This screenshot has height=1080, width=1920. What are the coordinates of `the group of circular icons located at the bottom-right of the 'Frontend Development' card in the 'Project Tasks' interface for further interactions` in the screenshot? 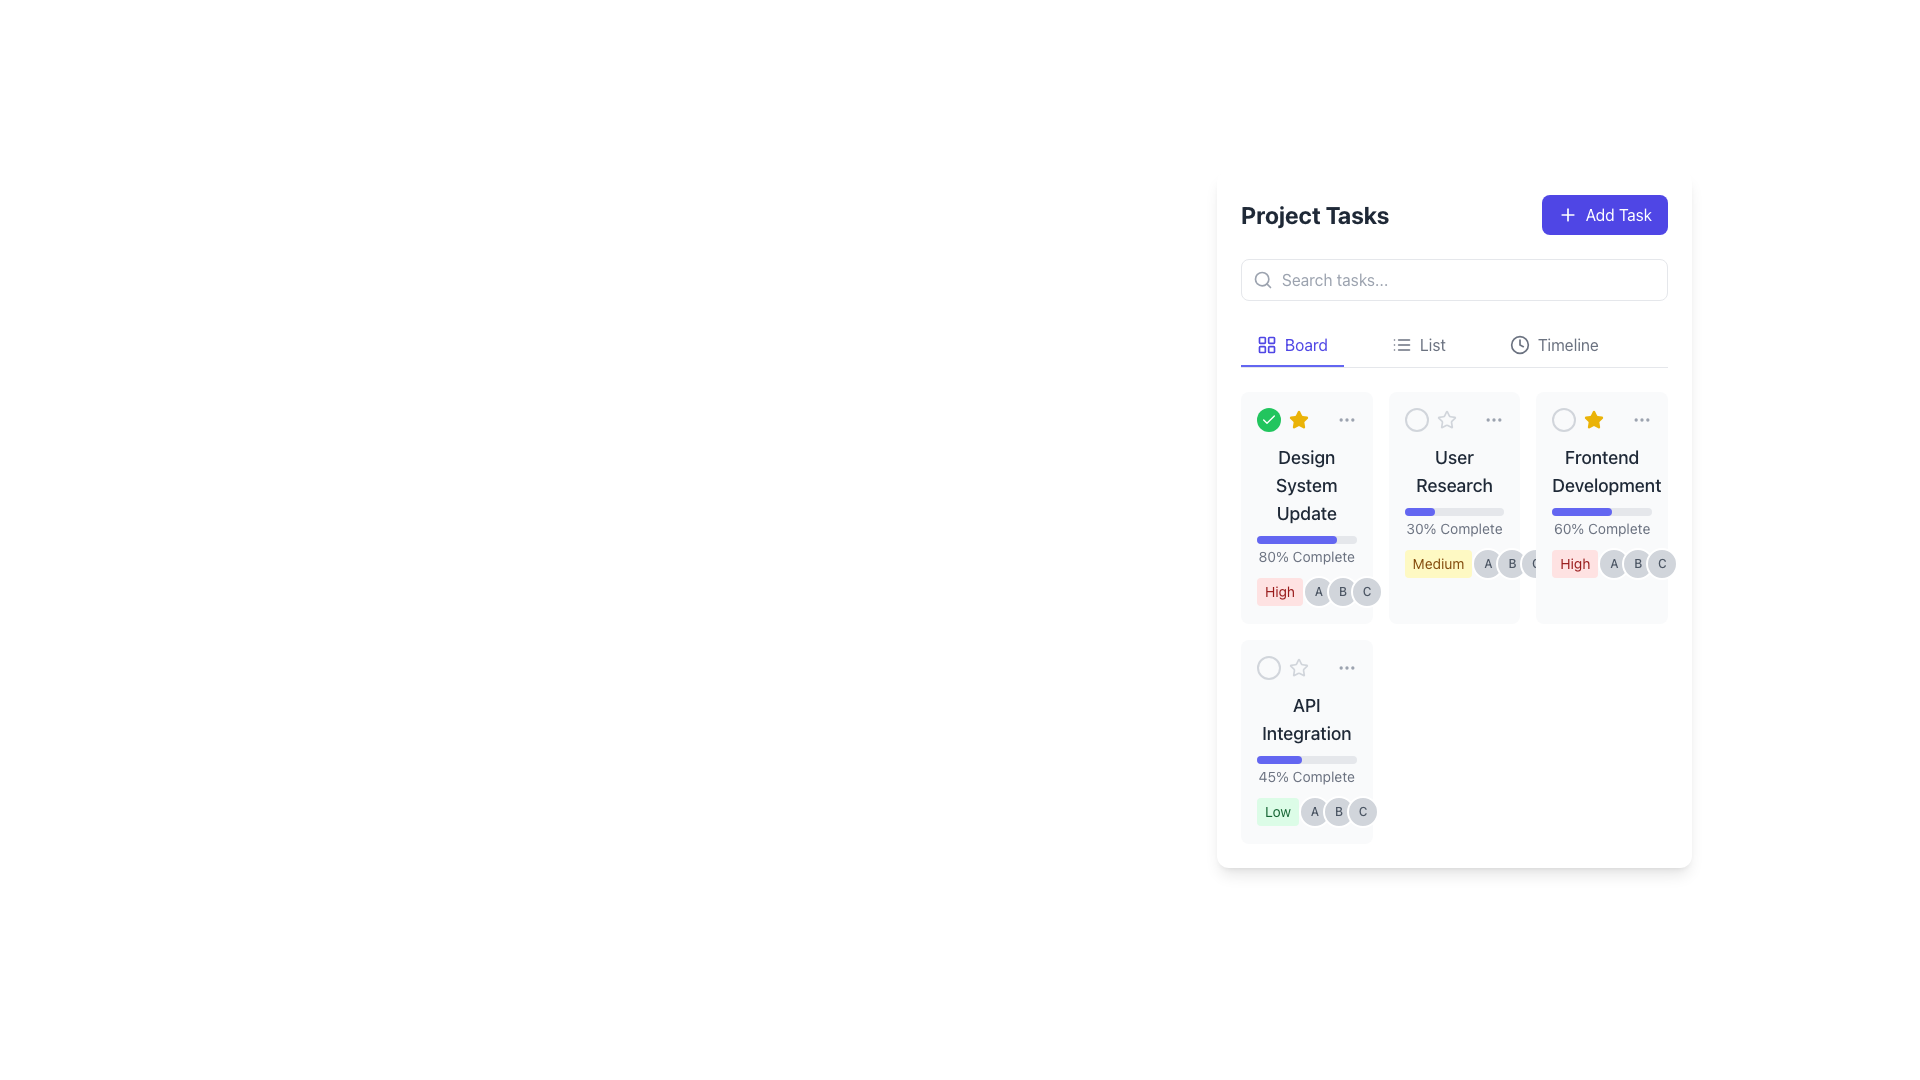 It's located at (1638, 563).